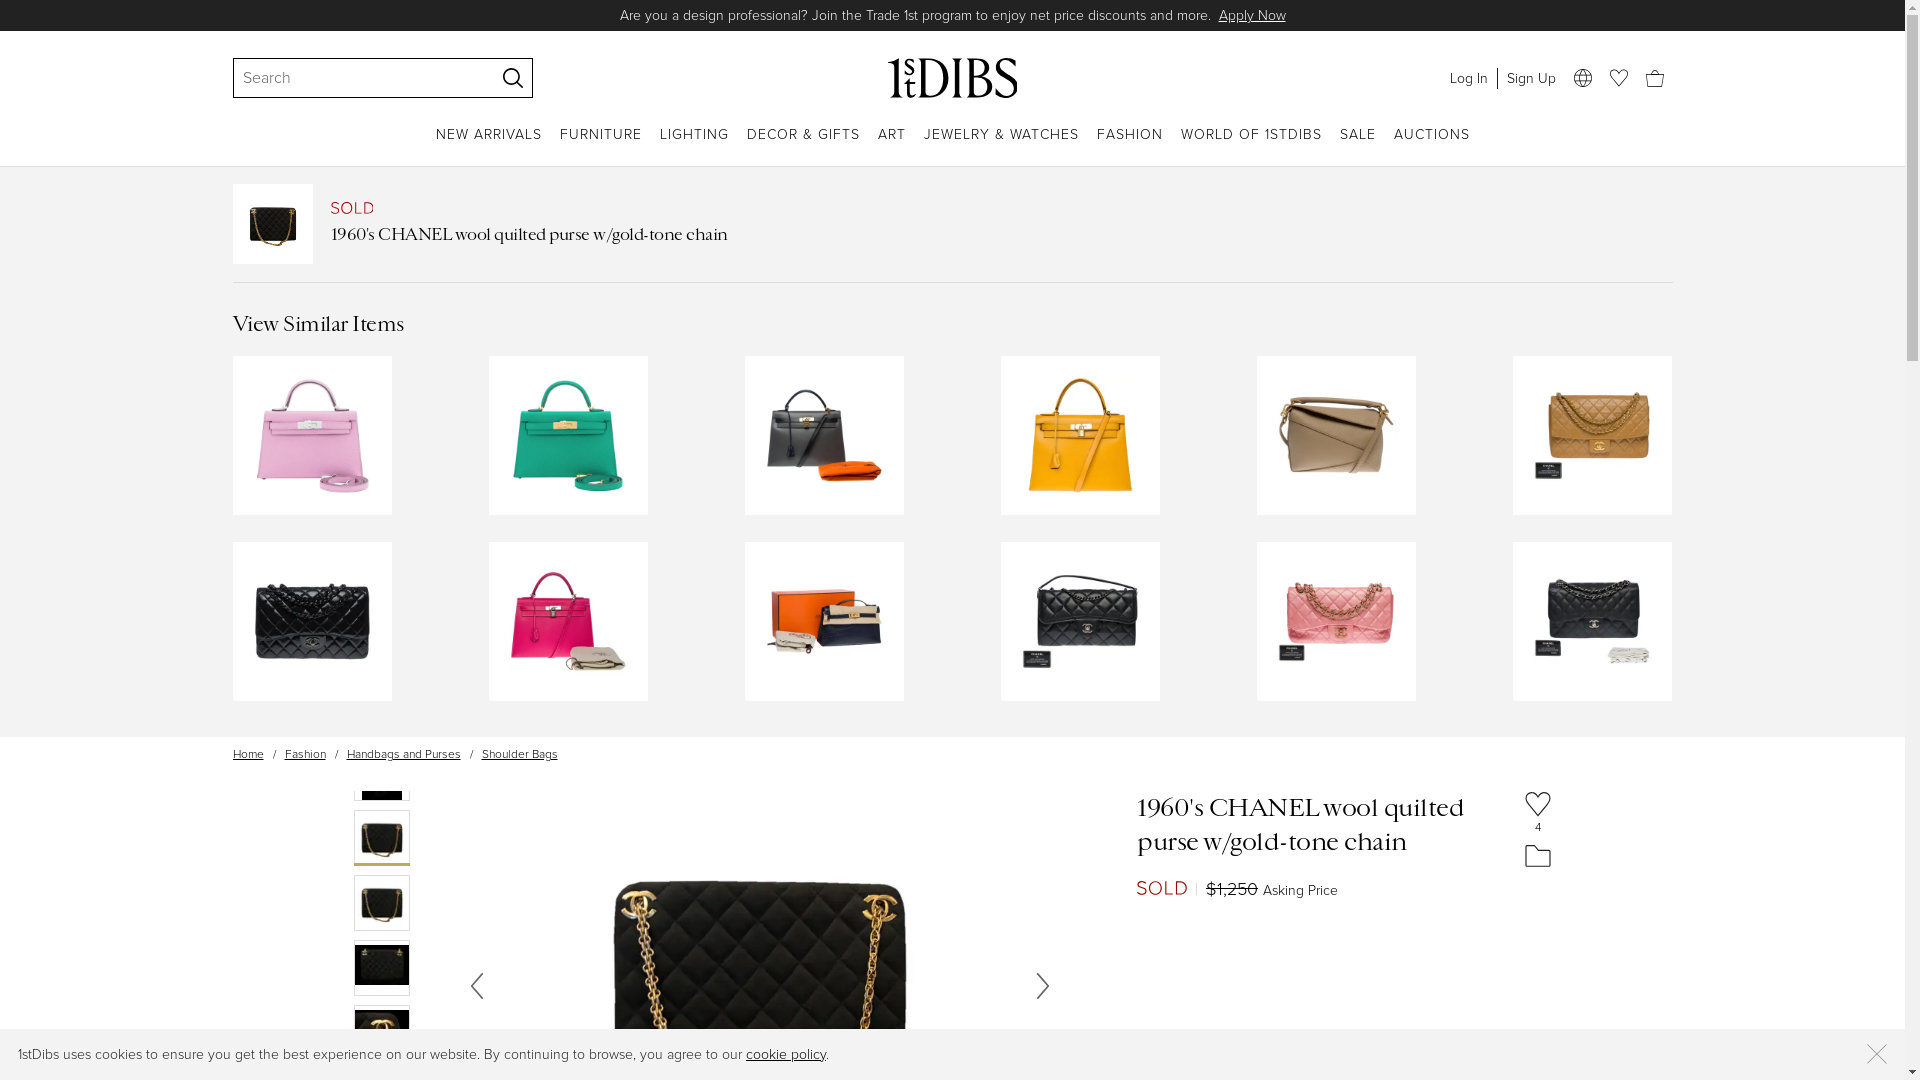  I want to click on 'Handbags and Purses', so click(402, 754).